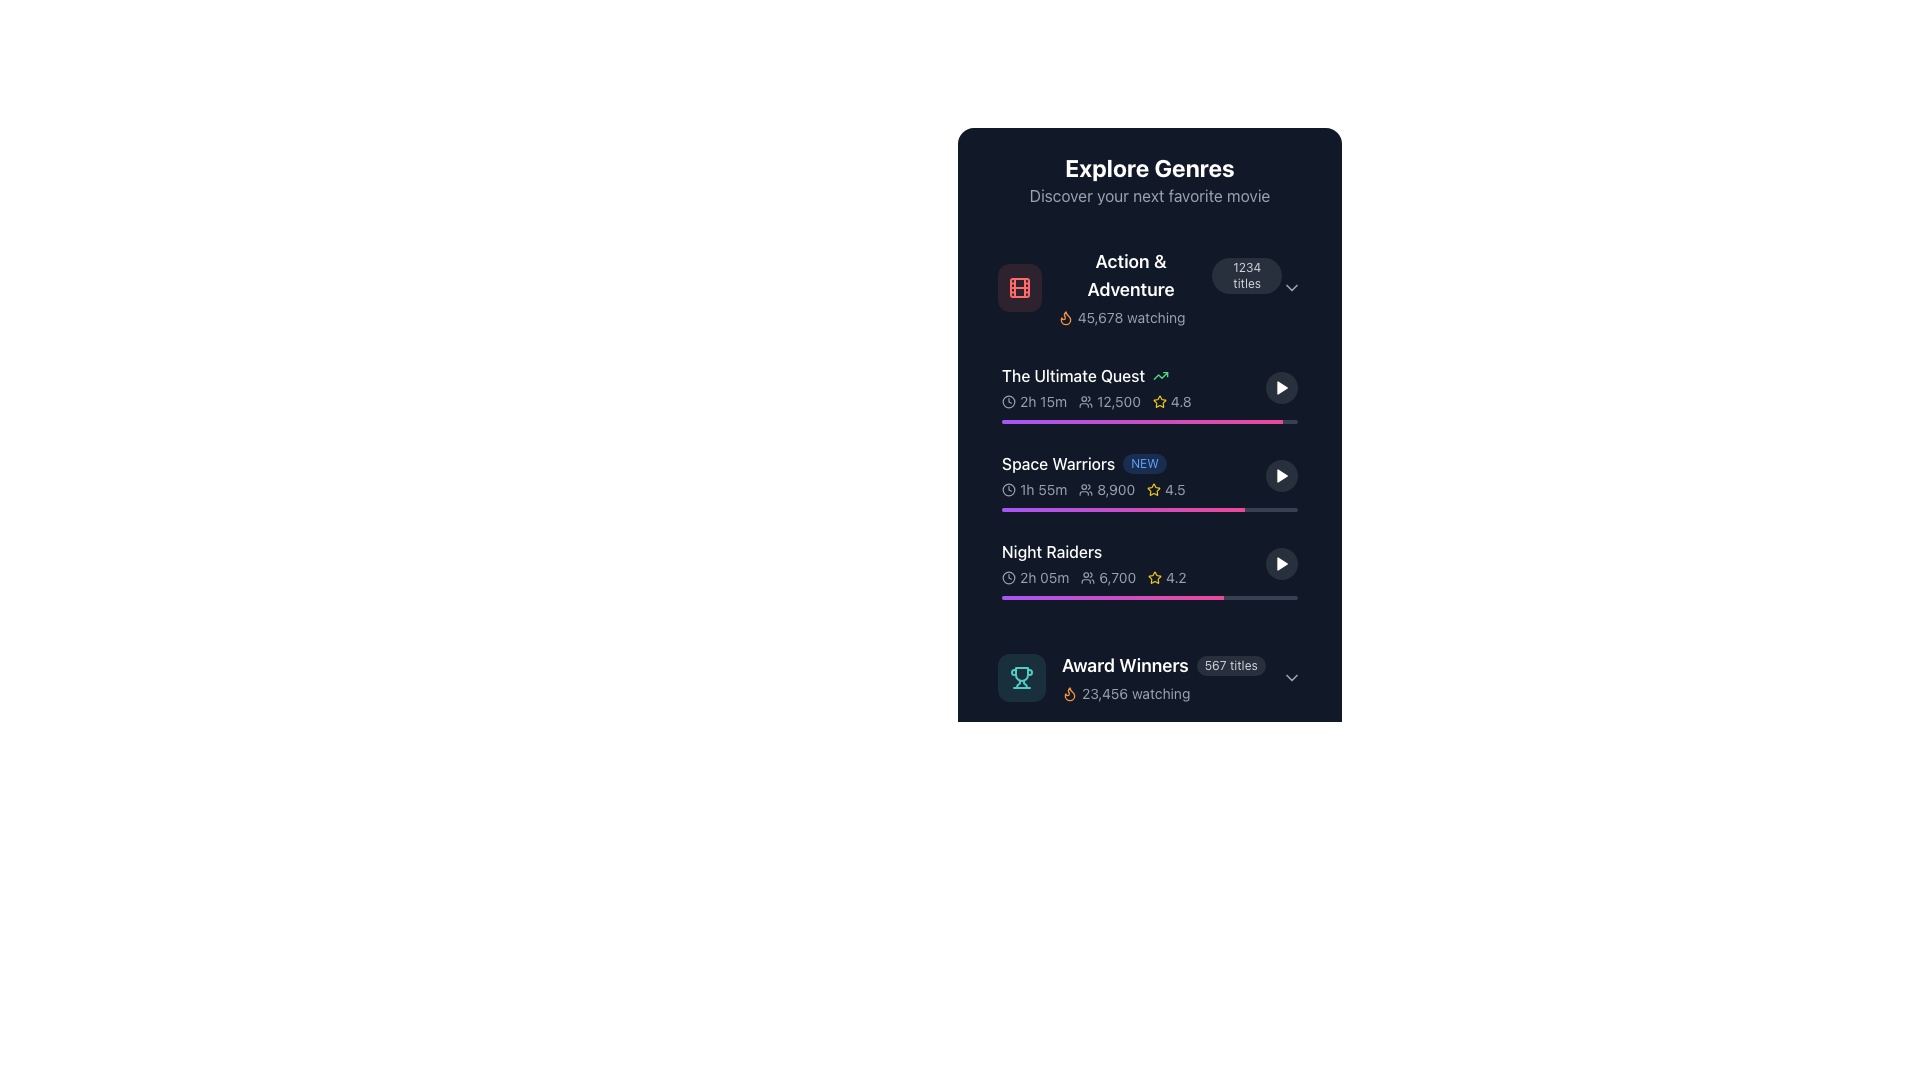 This screenshot has width=1920, height=1080. What do you see at coordinates (1106, 489) in the screenshot?
I see `the text label displaying '8,900' in a small, gray font, located in the 'Space Warriors' subsection under 'Explore Genres', positioned between a clock icon and a rating score indicator` at bounding box center [1106, 489].